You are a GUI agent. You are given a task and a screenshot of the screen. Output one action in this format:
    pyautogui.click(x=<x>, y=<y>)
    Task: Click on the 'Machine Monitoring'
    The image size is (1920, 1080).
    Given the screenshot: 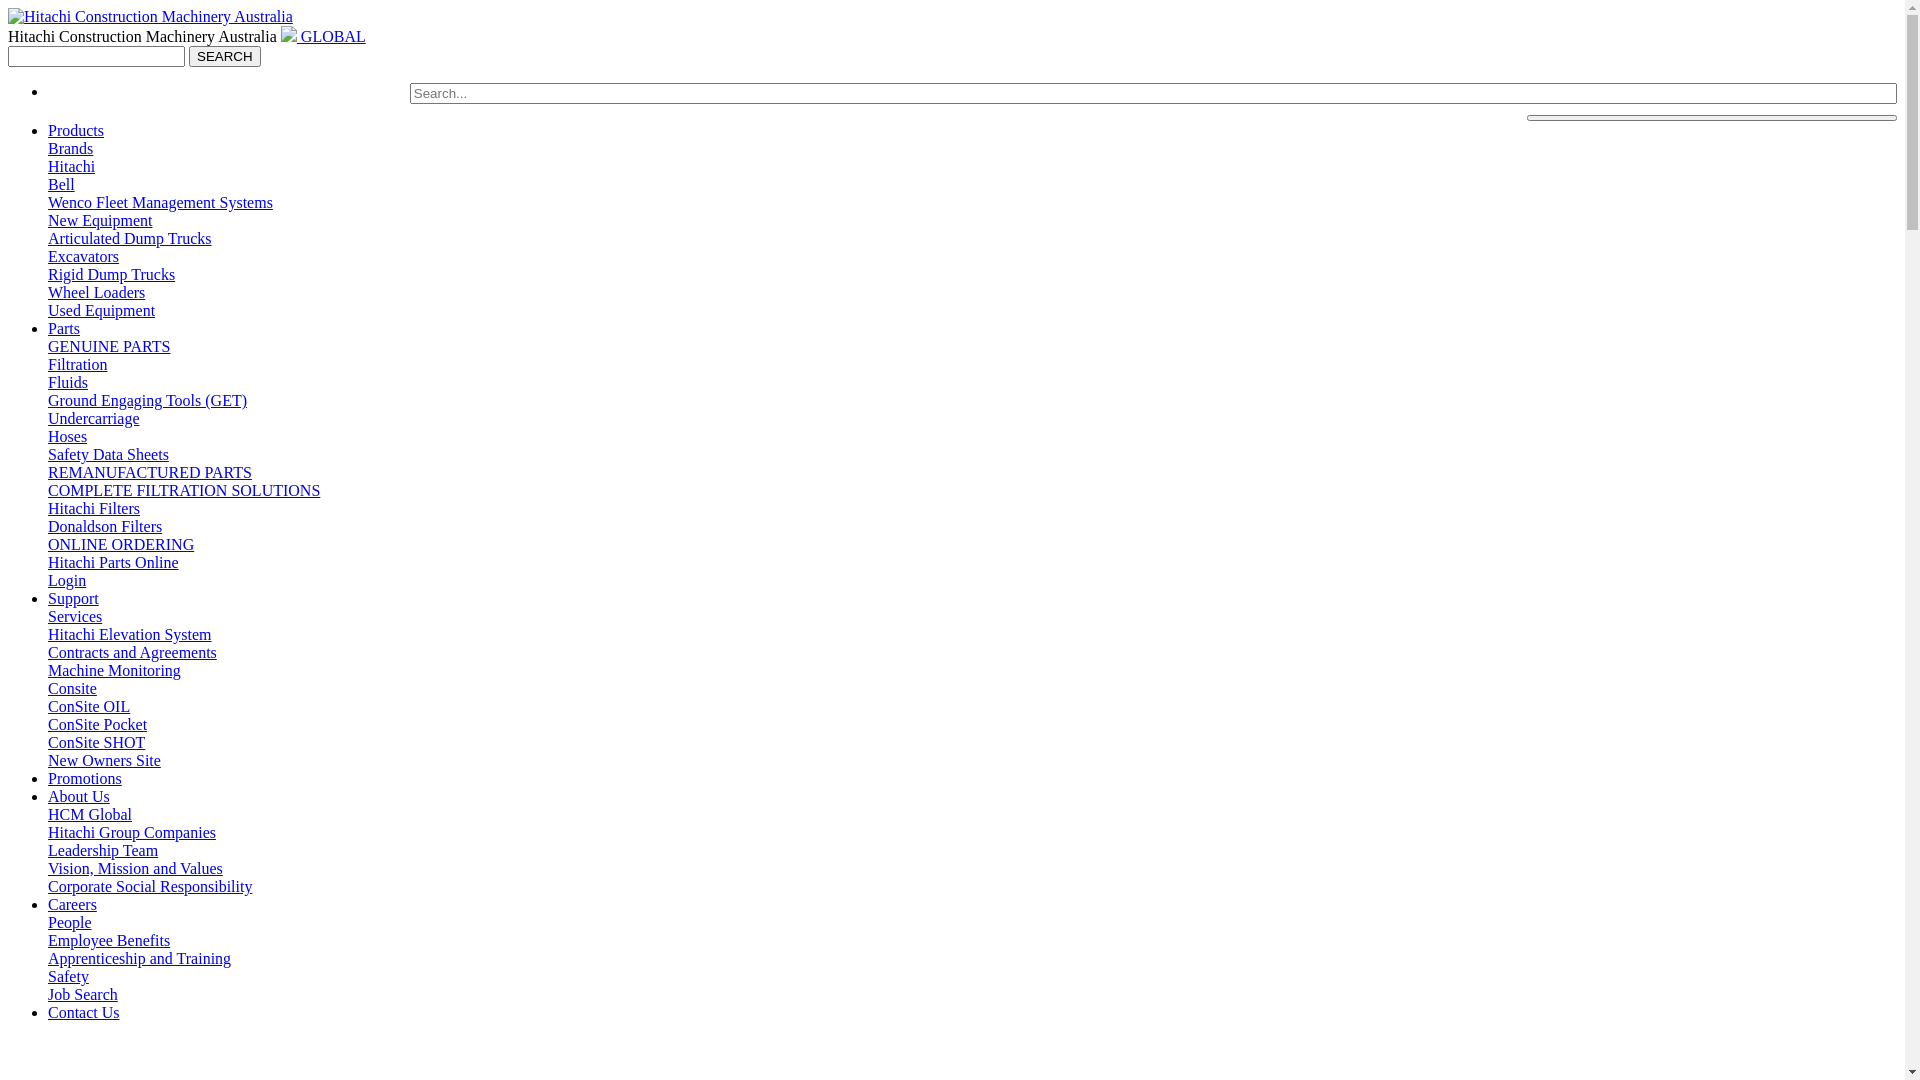 What is the action you would take?
    pyautogui.click(x=113, y=670)
    